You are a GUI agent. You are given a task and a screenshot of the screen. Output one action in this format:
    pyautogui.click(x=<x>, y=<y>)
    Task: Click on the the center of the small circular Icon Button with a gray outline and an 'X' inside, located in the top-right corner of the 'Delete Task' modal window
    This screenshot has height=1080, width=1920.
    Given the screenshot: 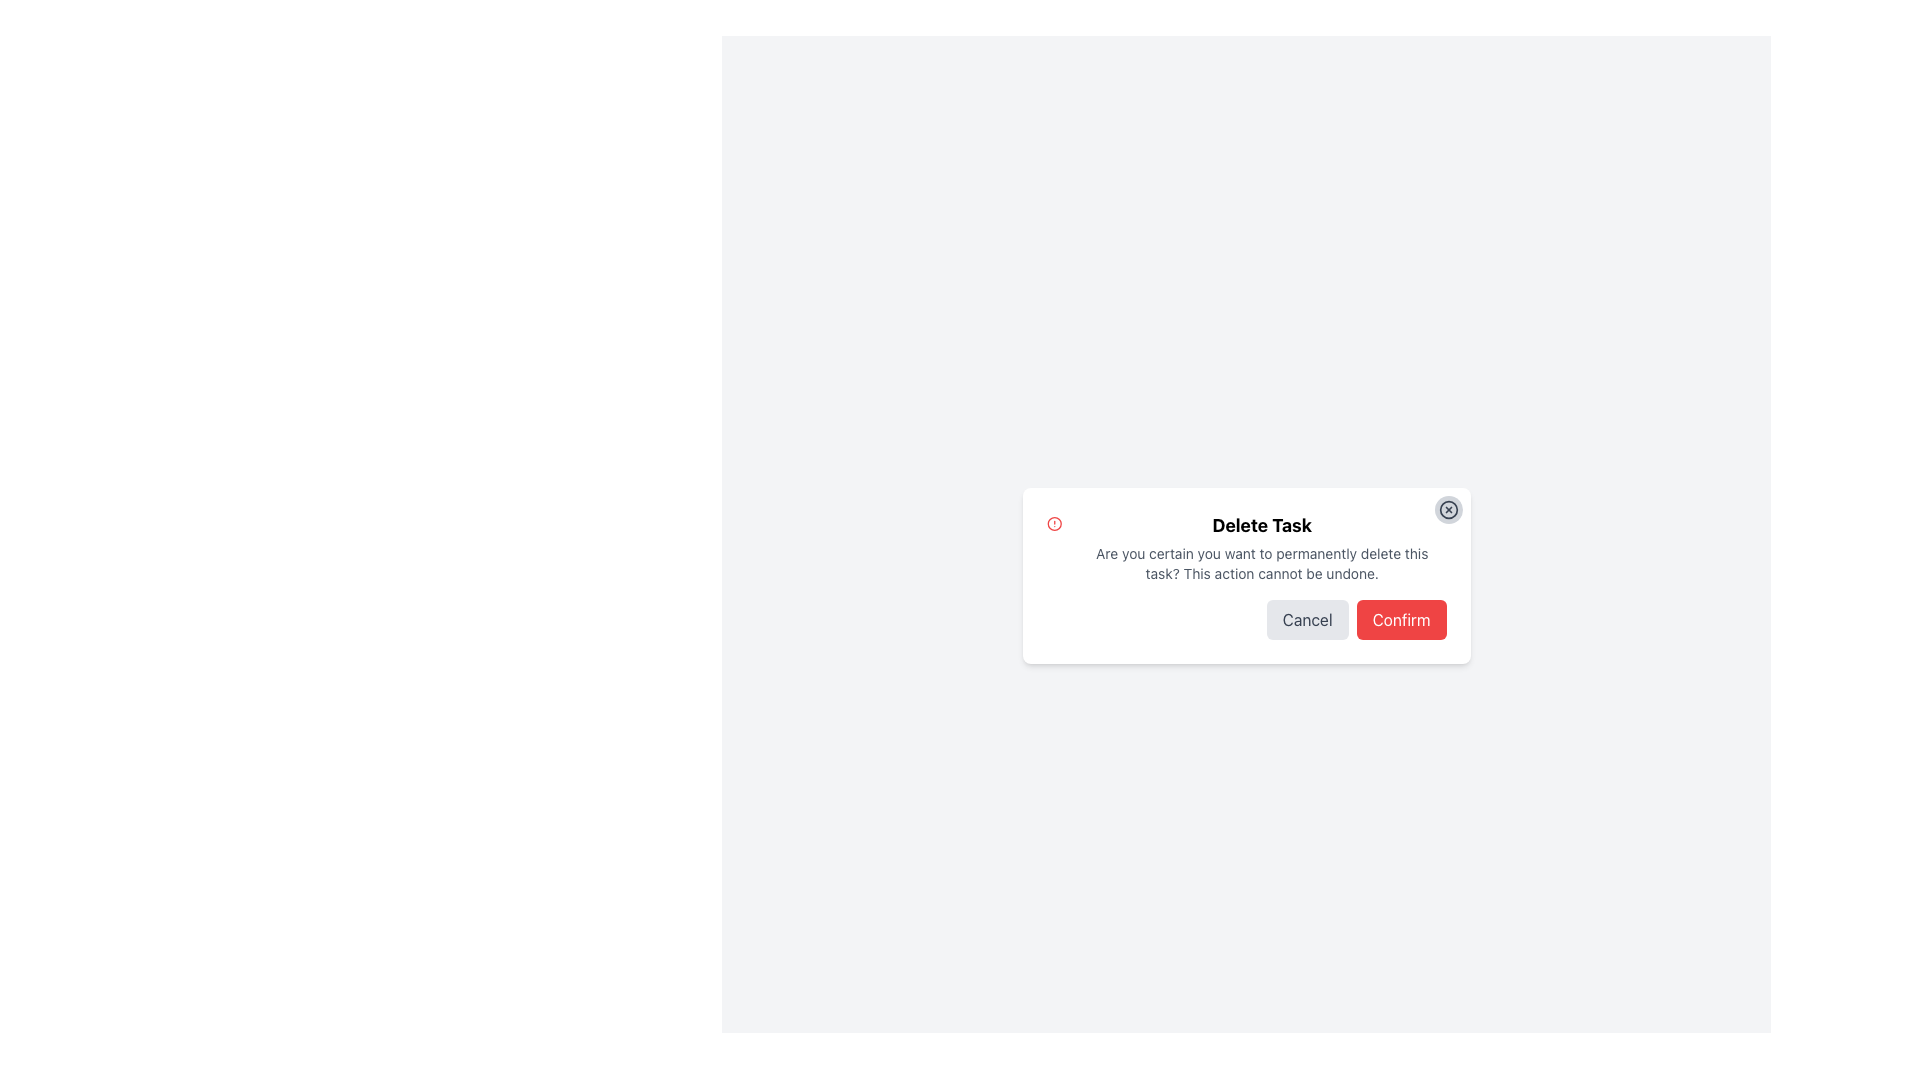 What is the action you would take?
    pyautogui.click(x=1448, y=508)
    